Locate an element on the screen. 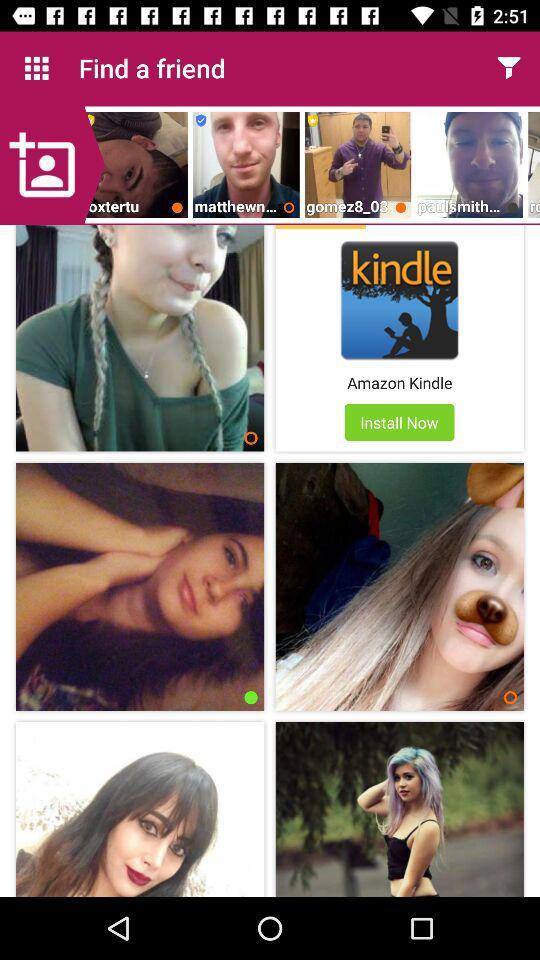 The width and height of the screenshot is (540, 960). app below the amazon kindle app is located at coordinates (399, 422).